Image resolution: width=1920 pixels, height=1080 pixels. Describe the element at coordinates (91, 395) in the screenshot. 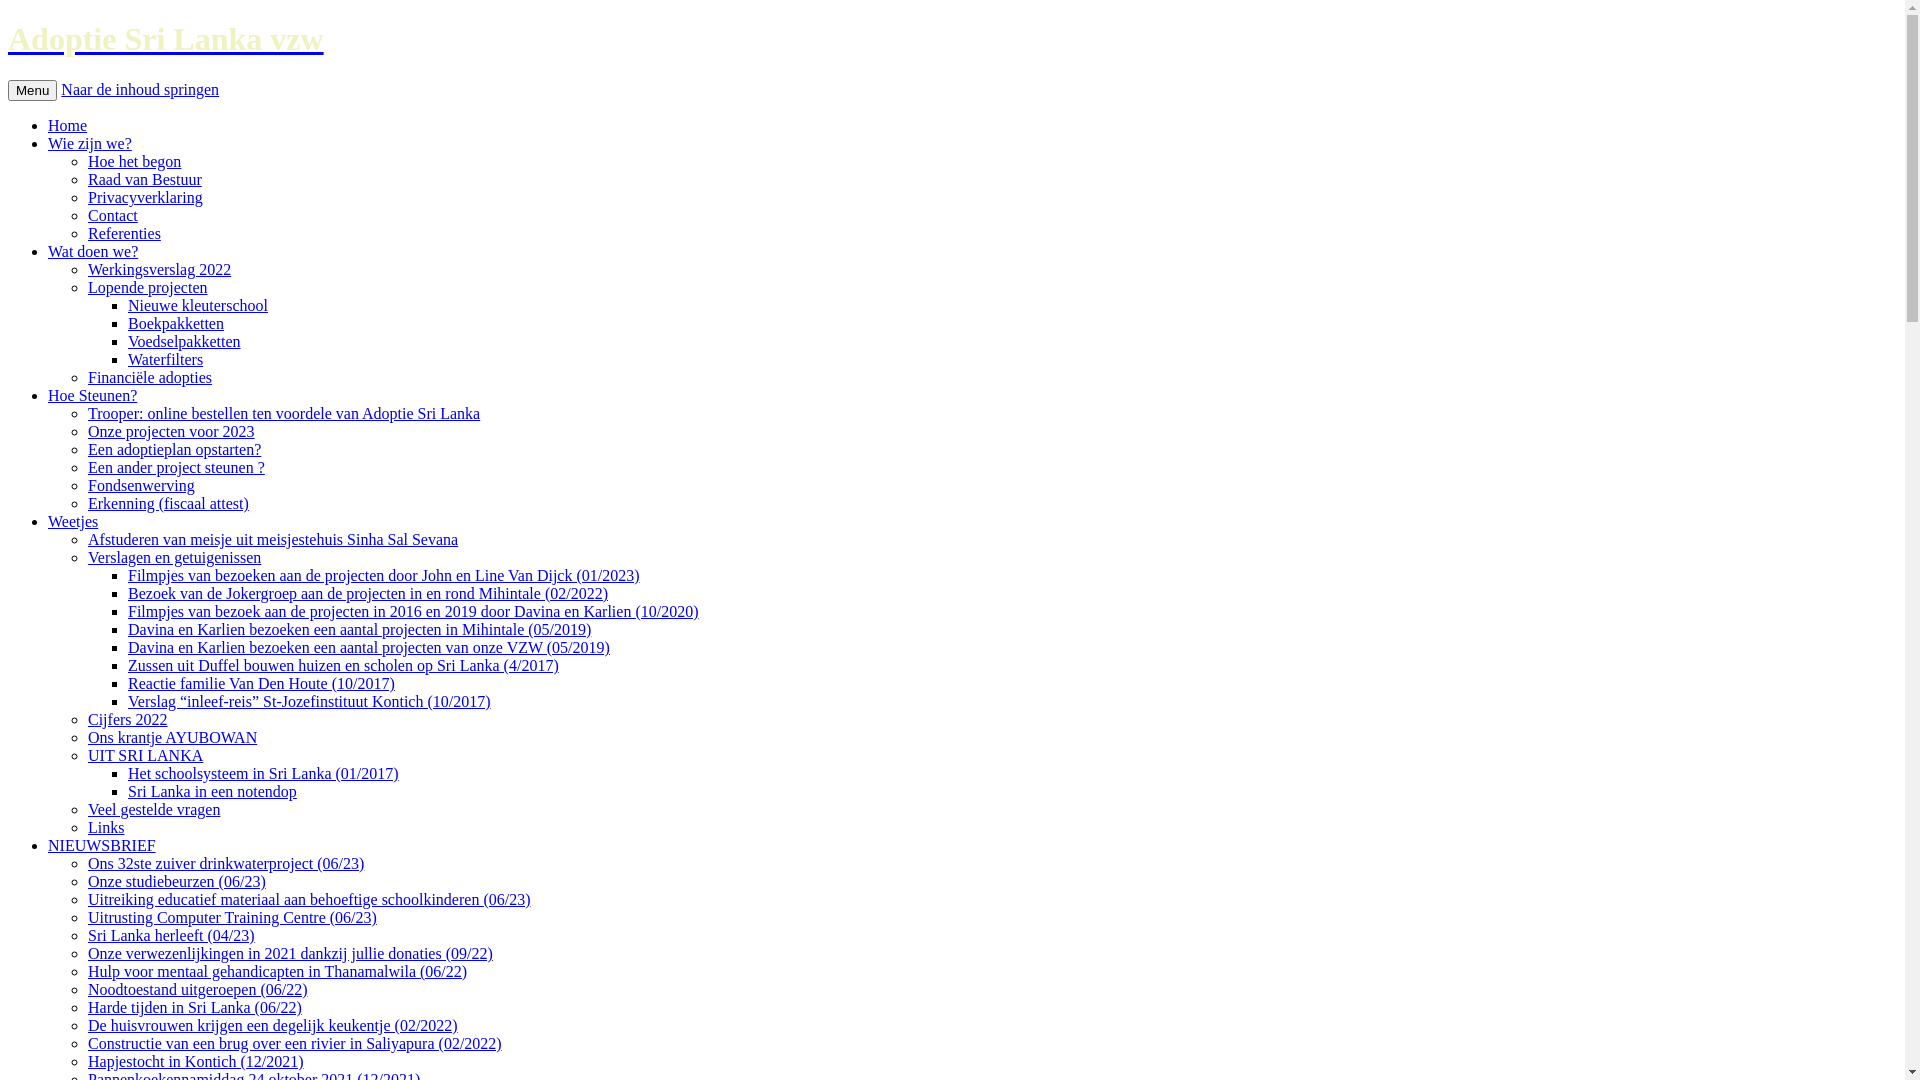

I see `'Hoe Steunen?'` at that location.